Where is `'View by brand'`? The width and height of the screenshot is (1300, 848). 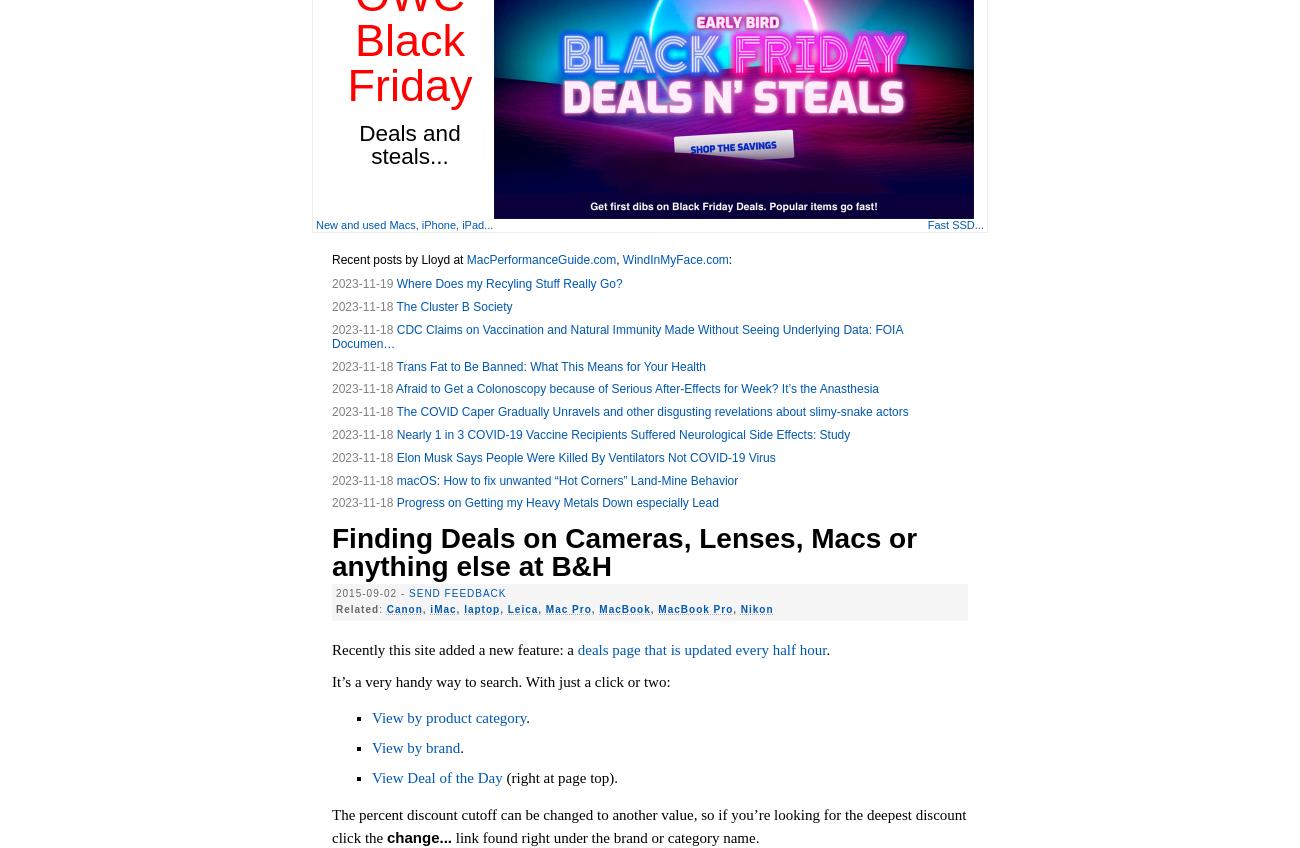 'View by brand' is located at coordinates (416, 747).